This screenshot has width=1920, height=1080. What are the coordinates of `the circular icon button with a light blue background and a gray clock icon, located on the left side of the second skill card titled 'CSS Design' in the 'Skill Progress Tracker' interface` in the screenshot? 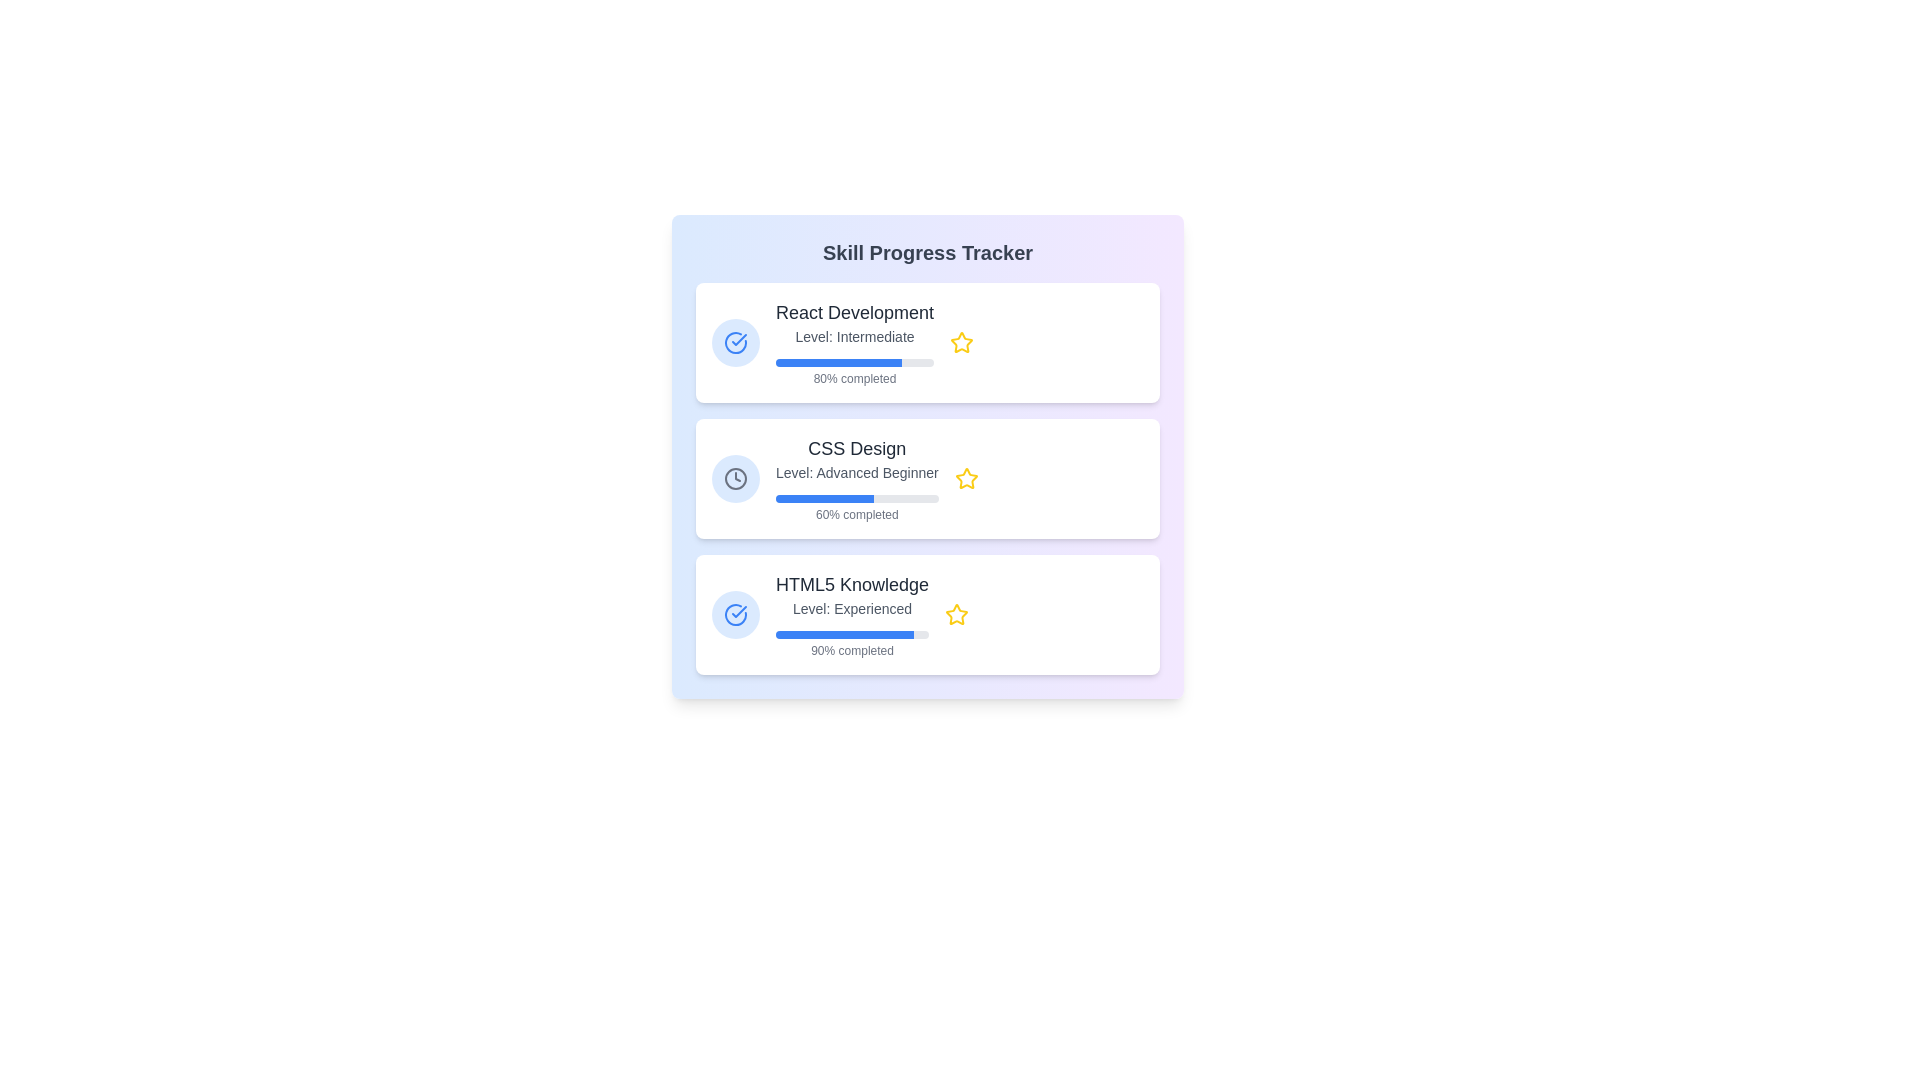 It's located at (734, 478).